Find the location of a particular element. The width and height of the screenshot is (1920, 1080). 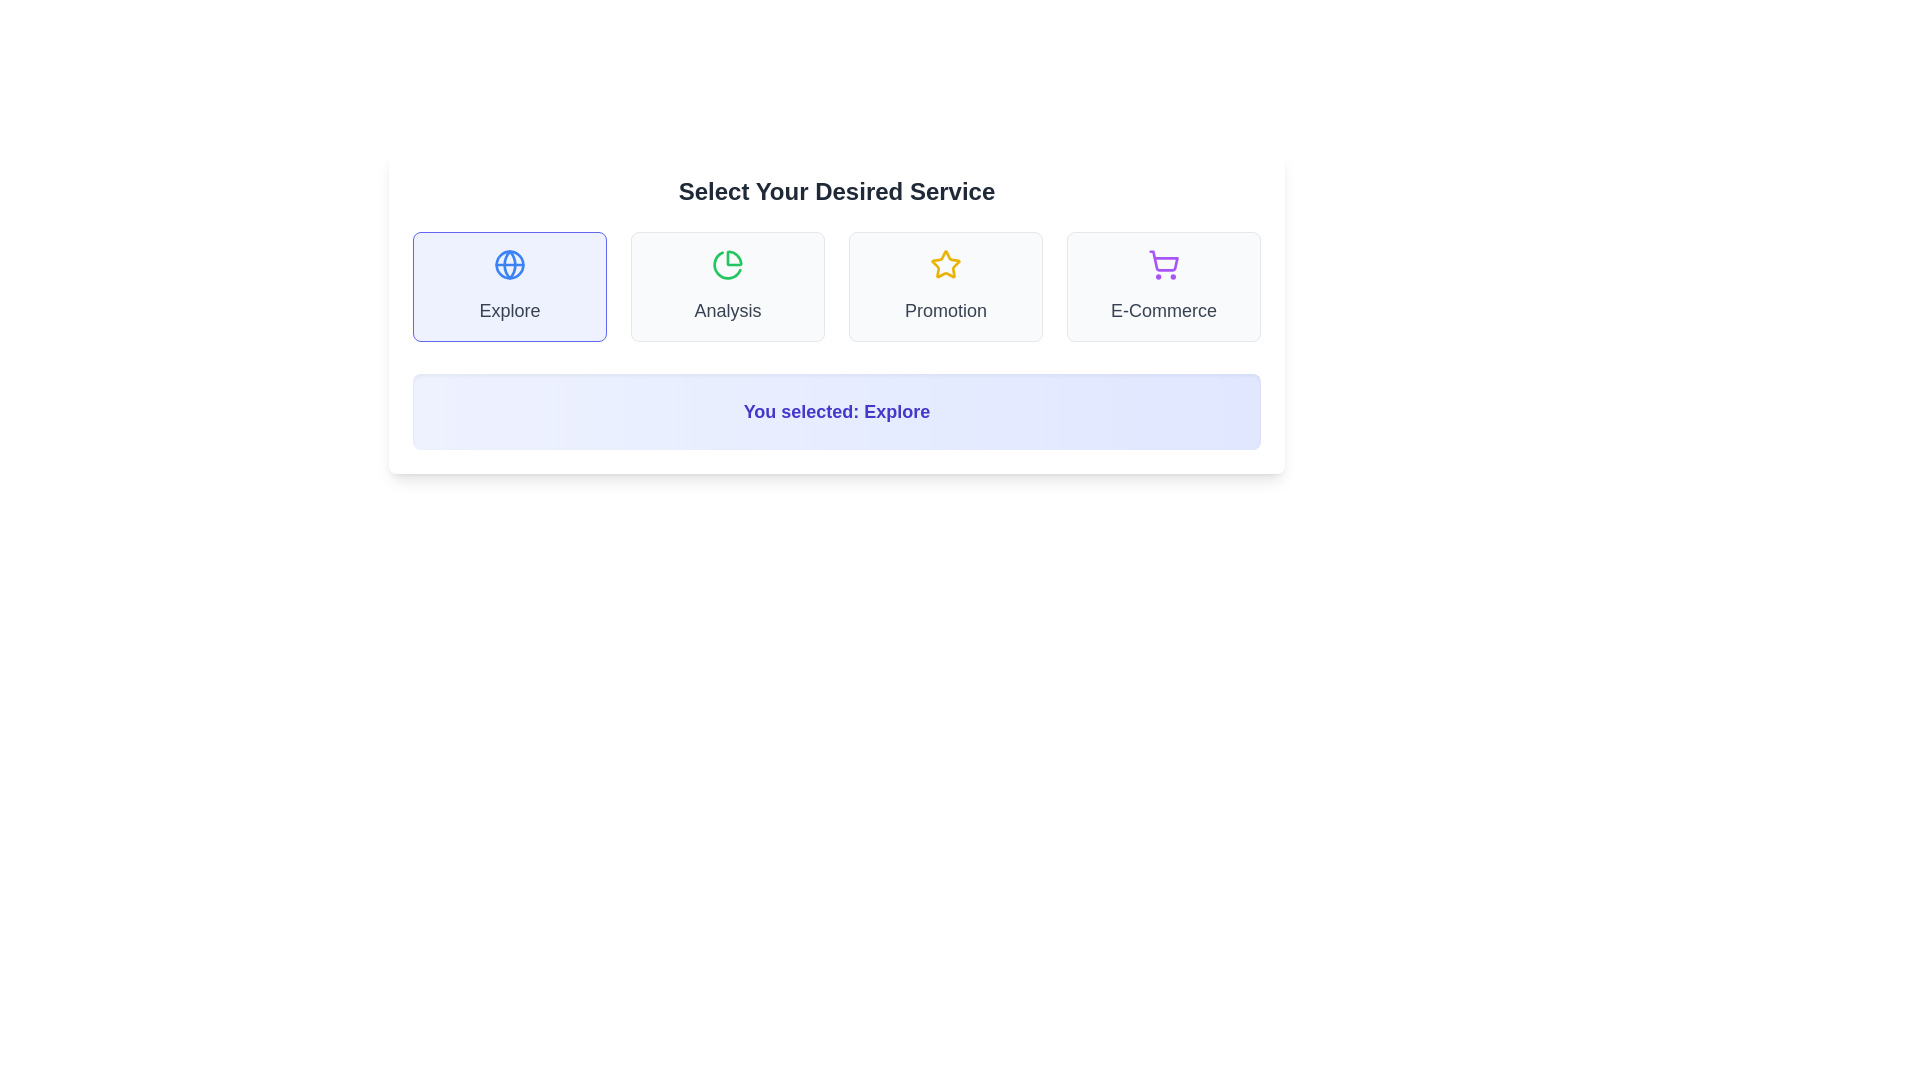

the shopping cart icon located in the 'E-Commerce' card, which is the last card in a row of four beneath the header 'Select Your Desired Service' is located at coordinates (1163, 264).